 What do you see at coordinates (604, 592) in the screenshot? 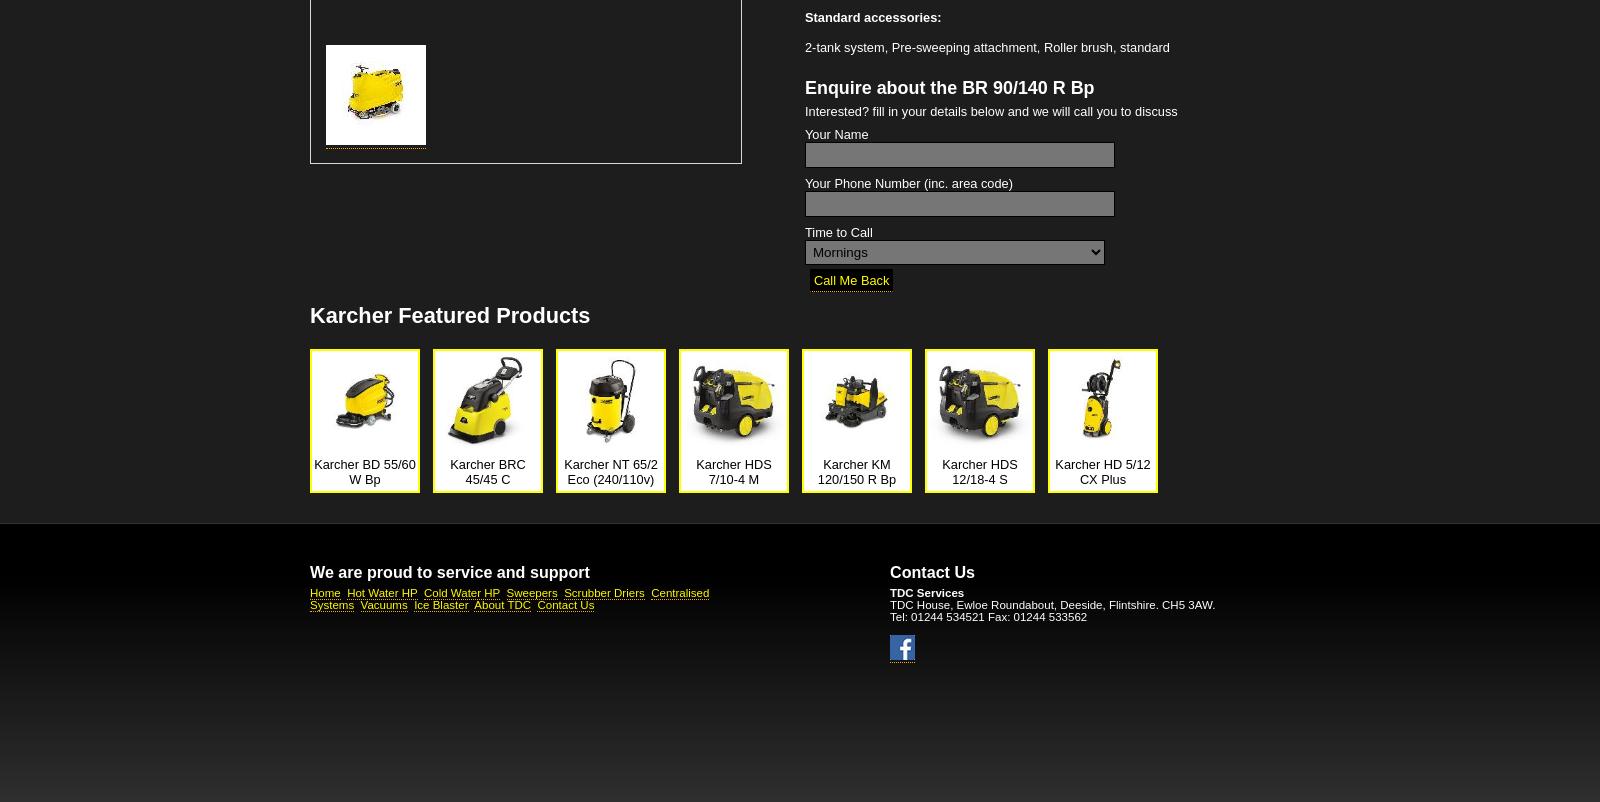
I see `'Scrubber Driers'` at bounding box center [604, 592].